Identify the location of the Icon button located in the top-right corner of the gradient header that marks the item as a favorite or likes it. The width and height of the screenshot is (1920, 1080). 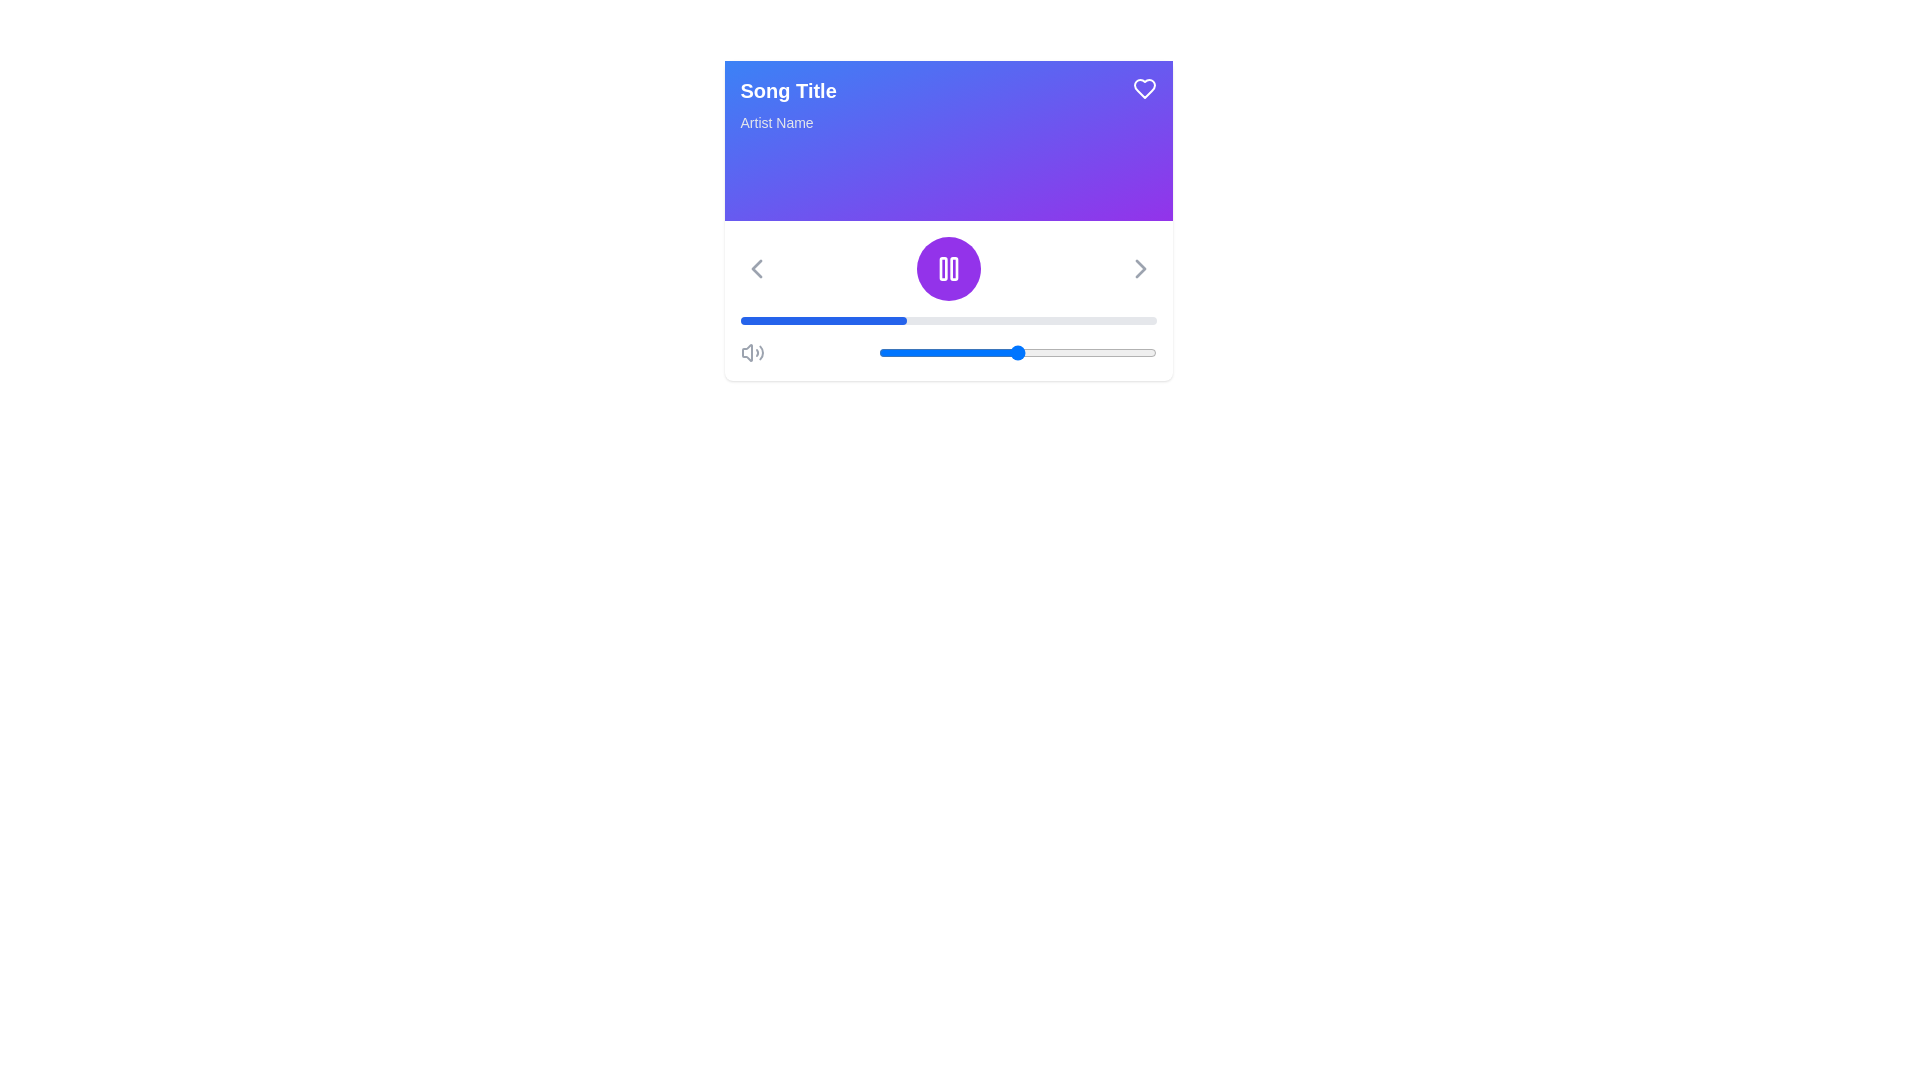
(1144, 87).